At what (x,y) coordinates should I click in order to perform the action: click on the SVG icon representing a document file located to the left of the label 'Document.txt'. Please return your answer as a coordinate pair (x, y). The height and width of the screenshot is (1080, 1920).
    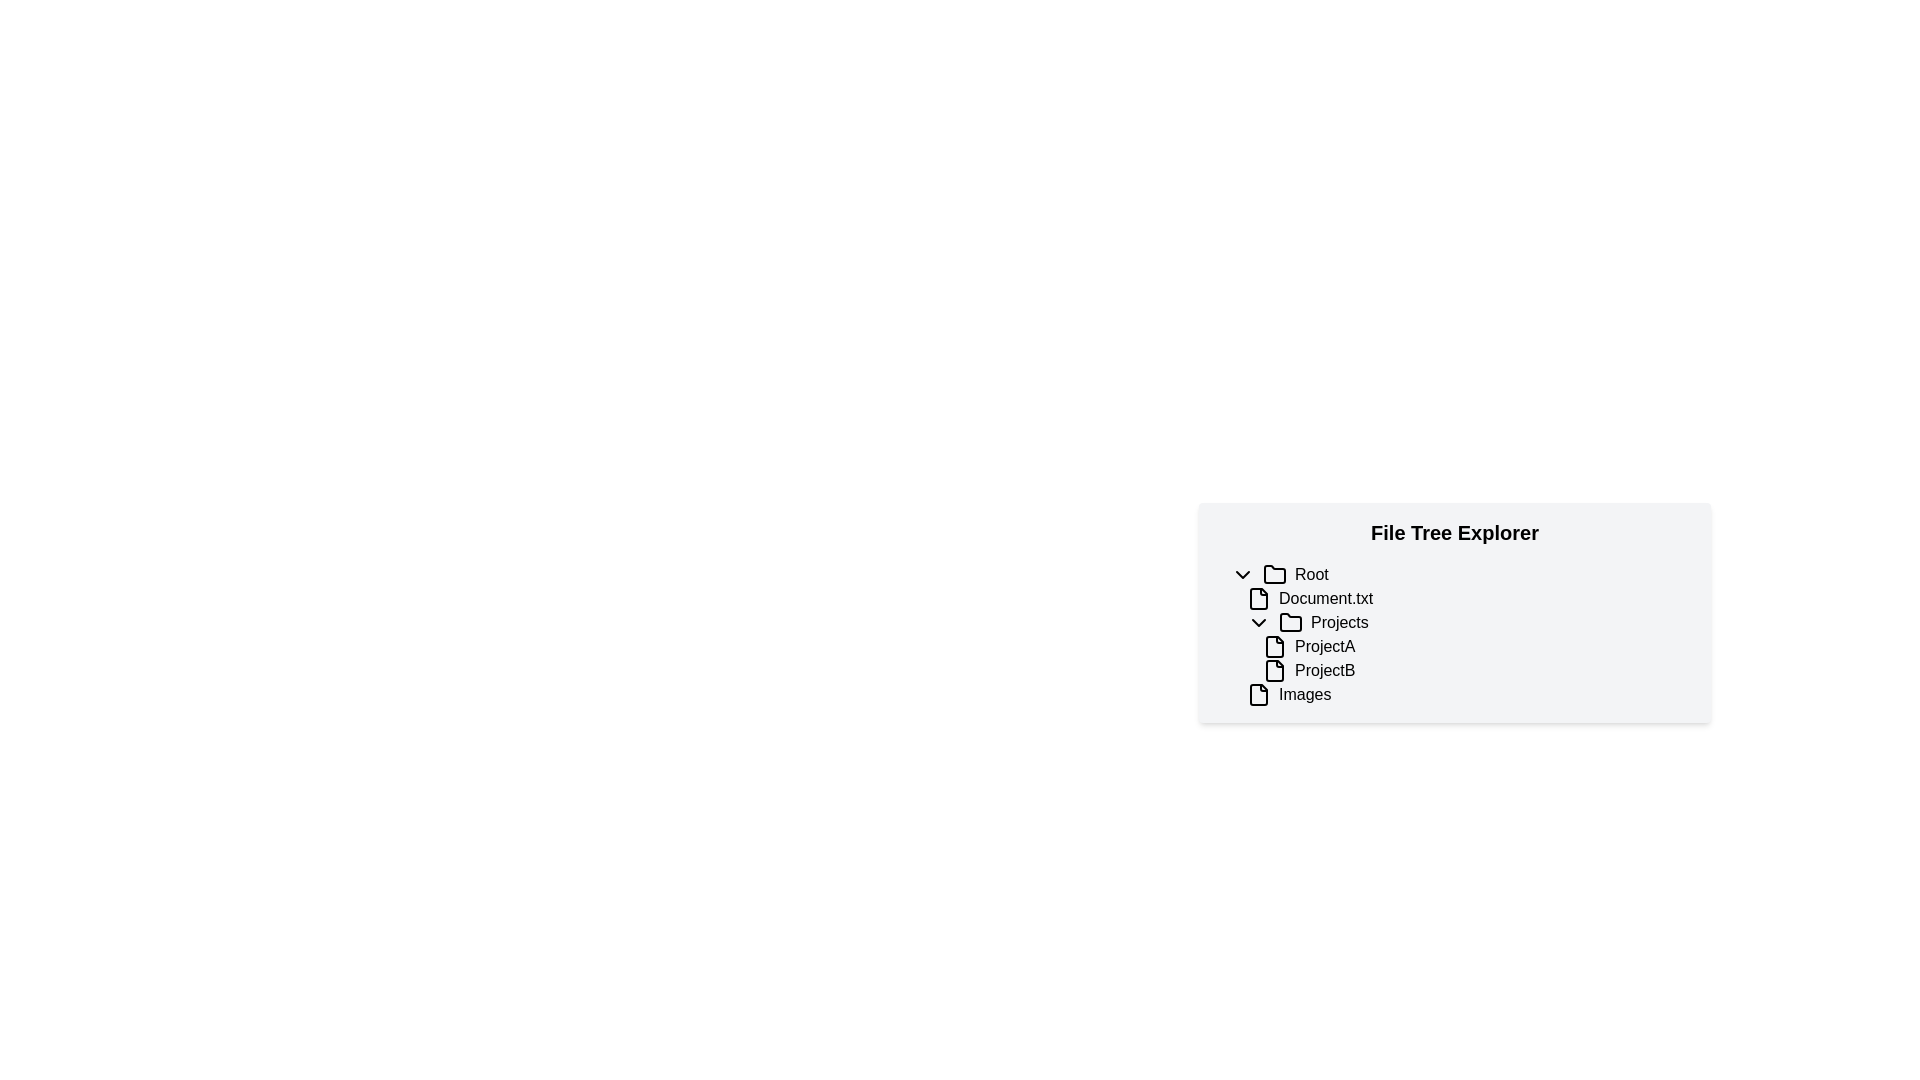
    Looking at the image, I should click on (1257, 597).